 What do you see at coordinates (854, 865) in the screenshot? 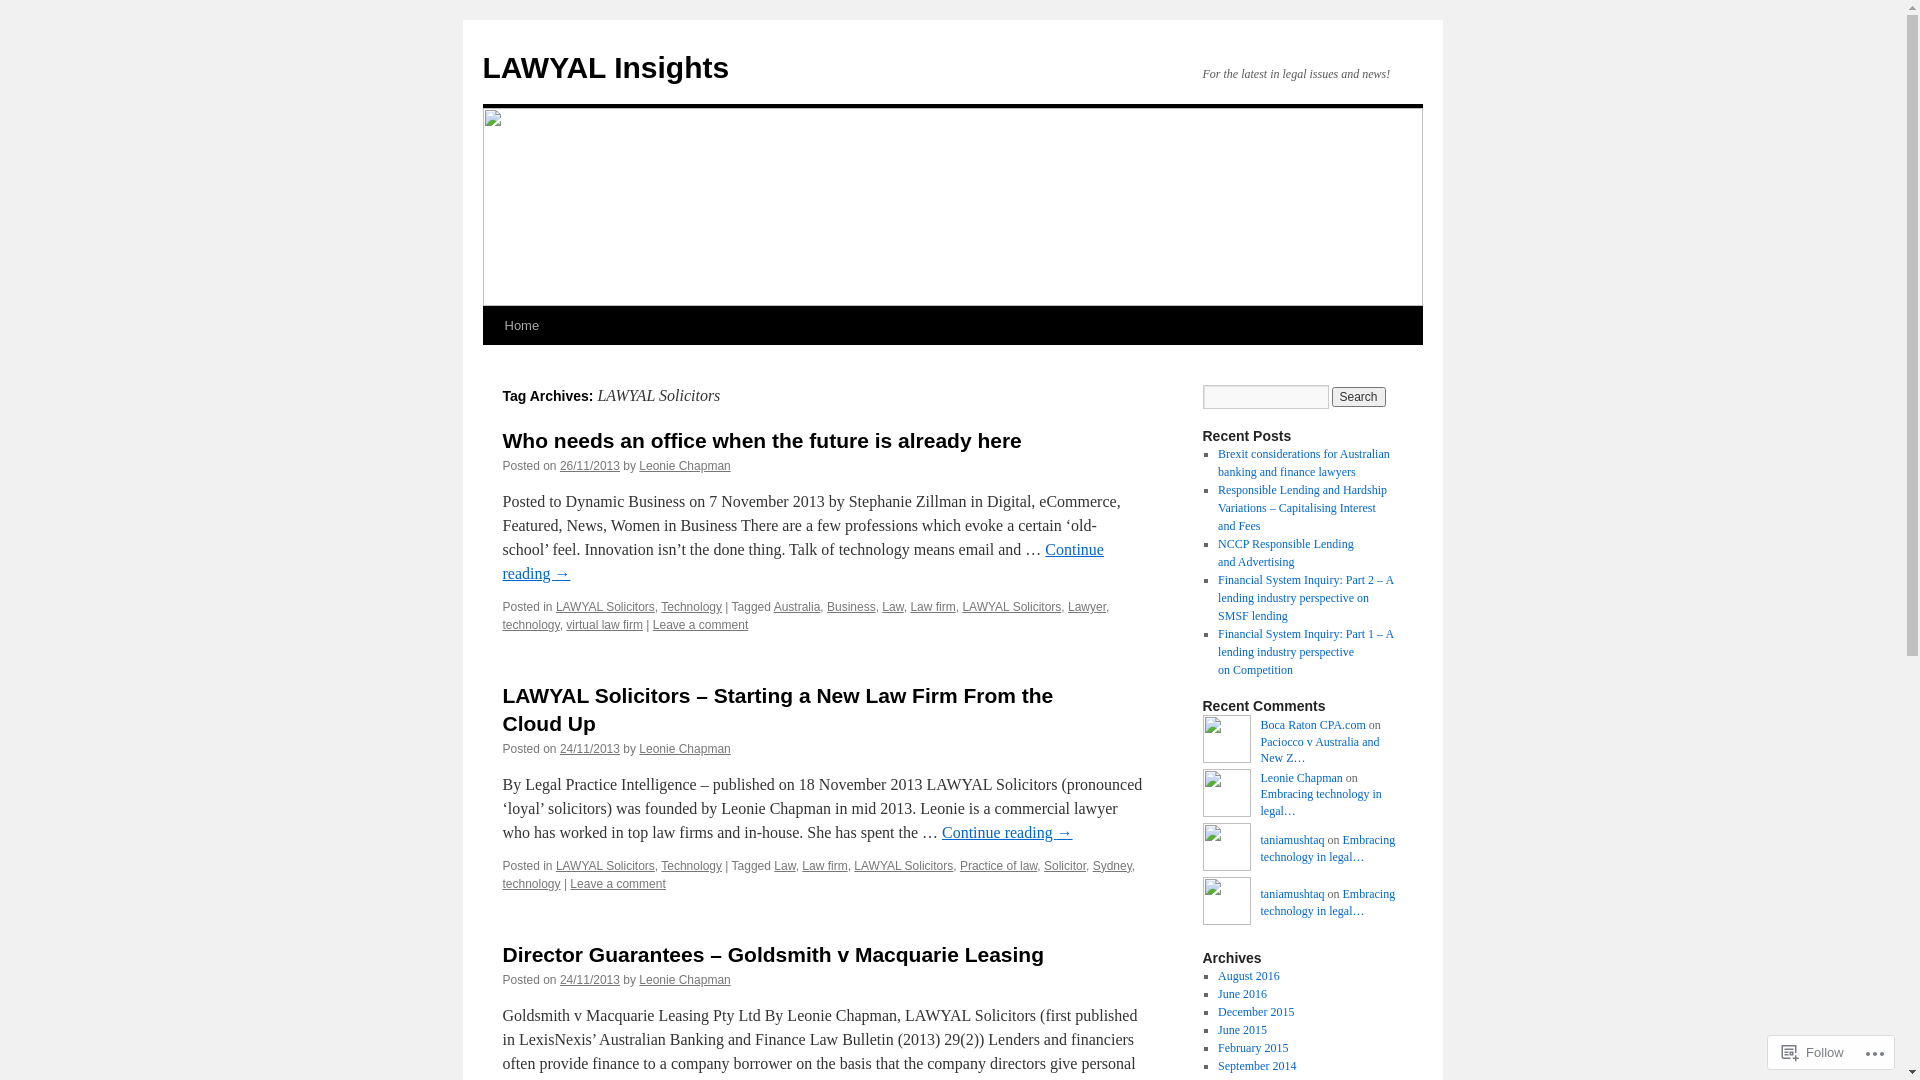
I see `'LAWYAL Solicitors'` at bounding box center [854, 865].